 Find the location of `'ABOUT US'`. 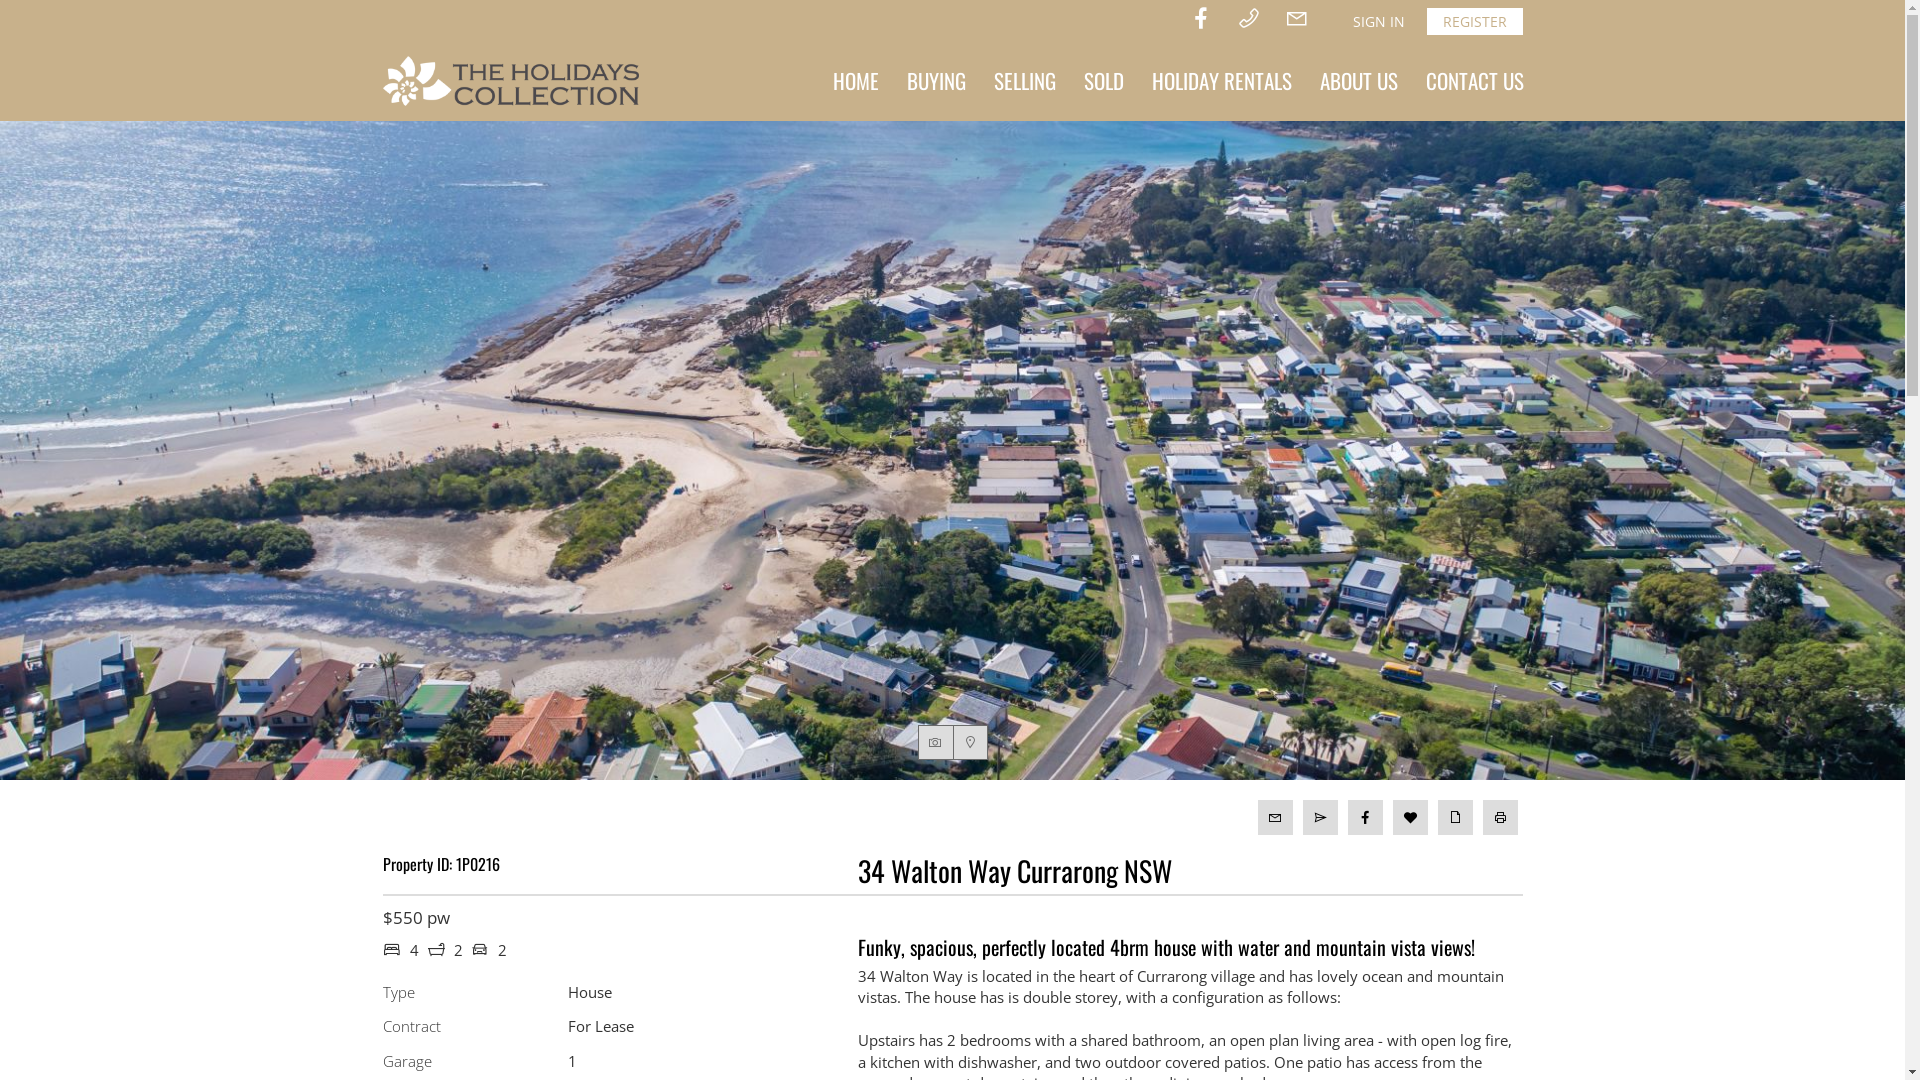

'ABOUT US' is located at coordinates (1358, 80).